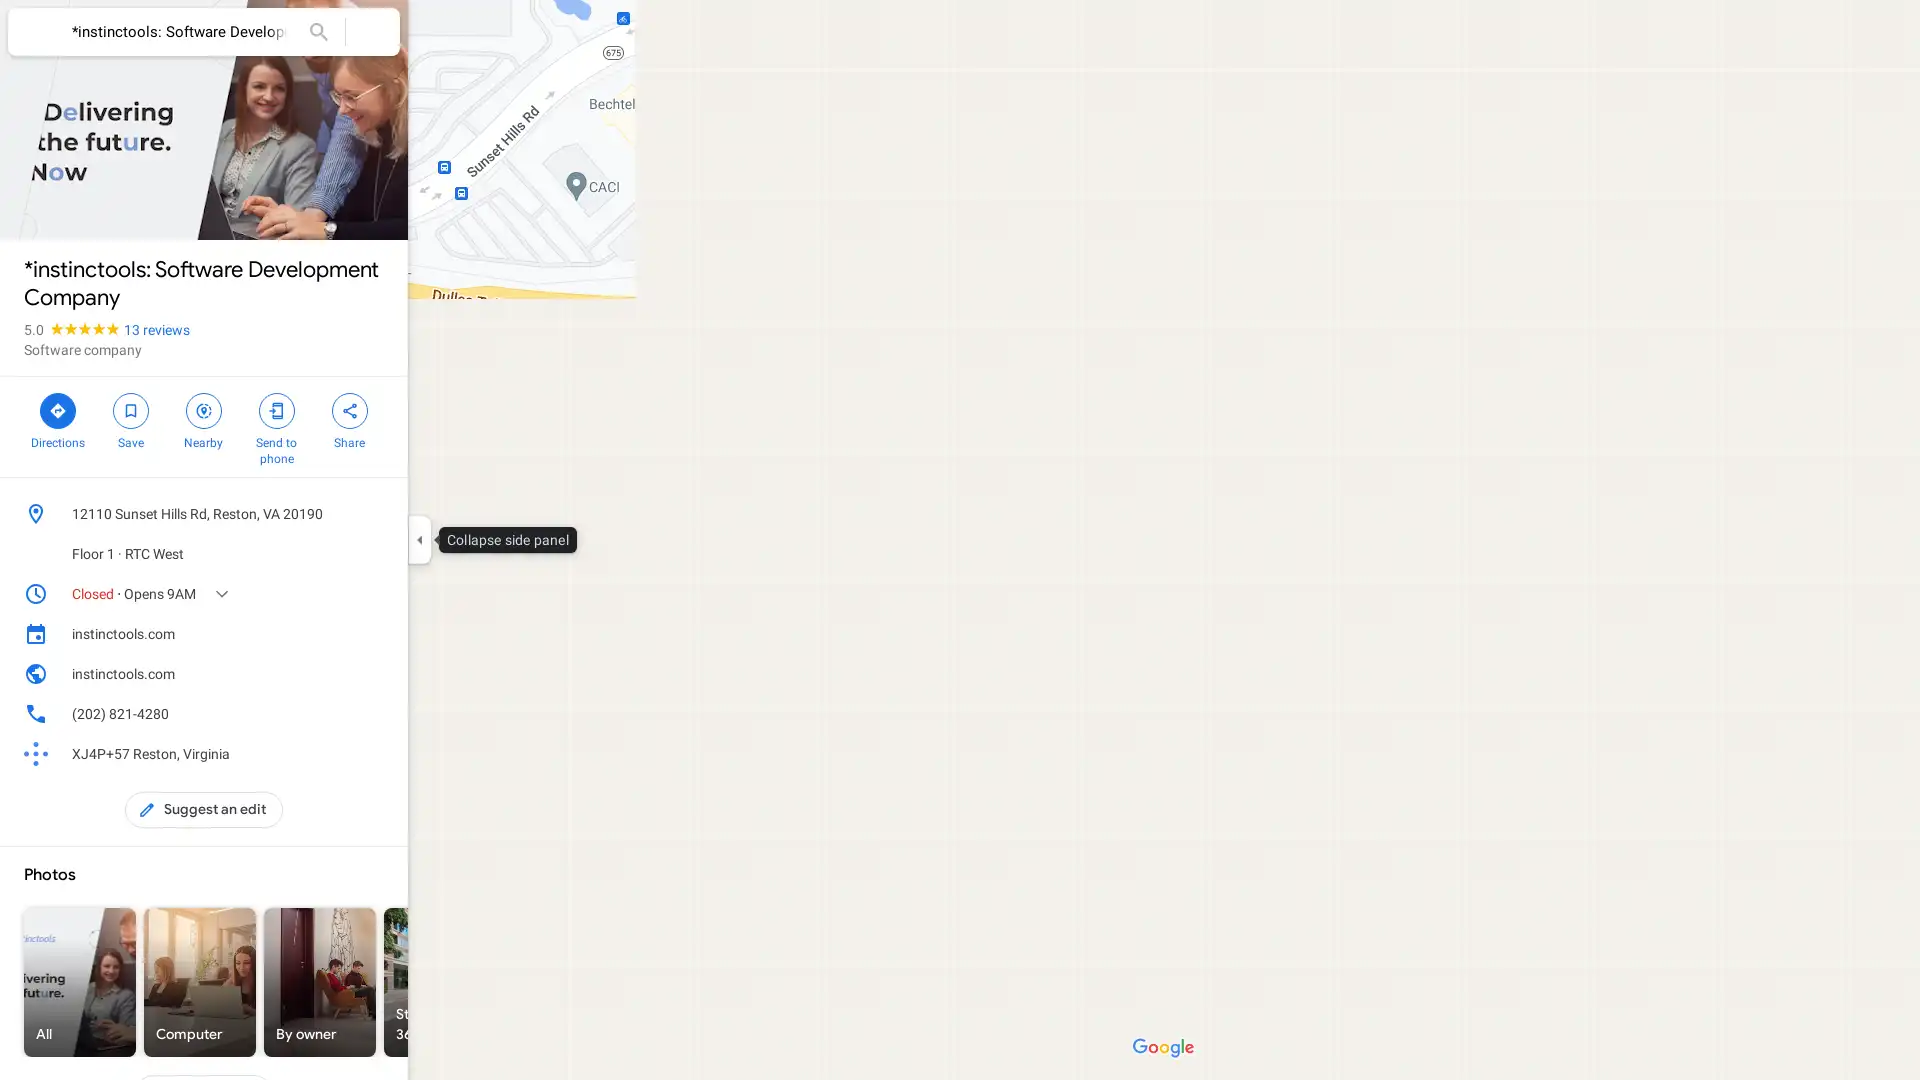 The height and width of the screenshot is (1080, 1920). I want to click on All, so click(80, 981).